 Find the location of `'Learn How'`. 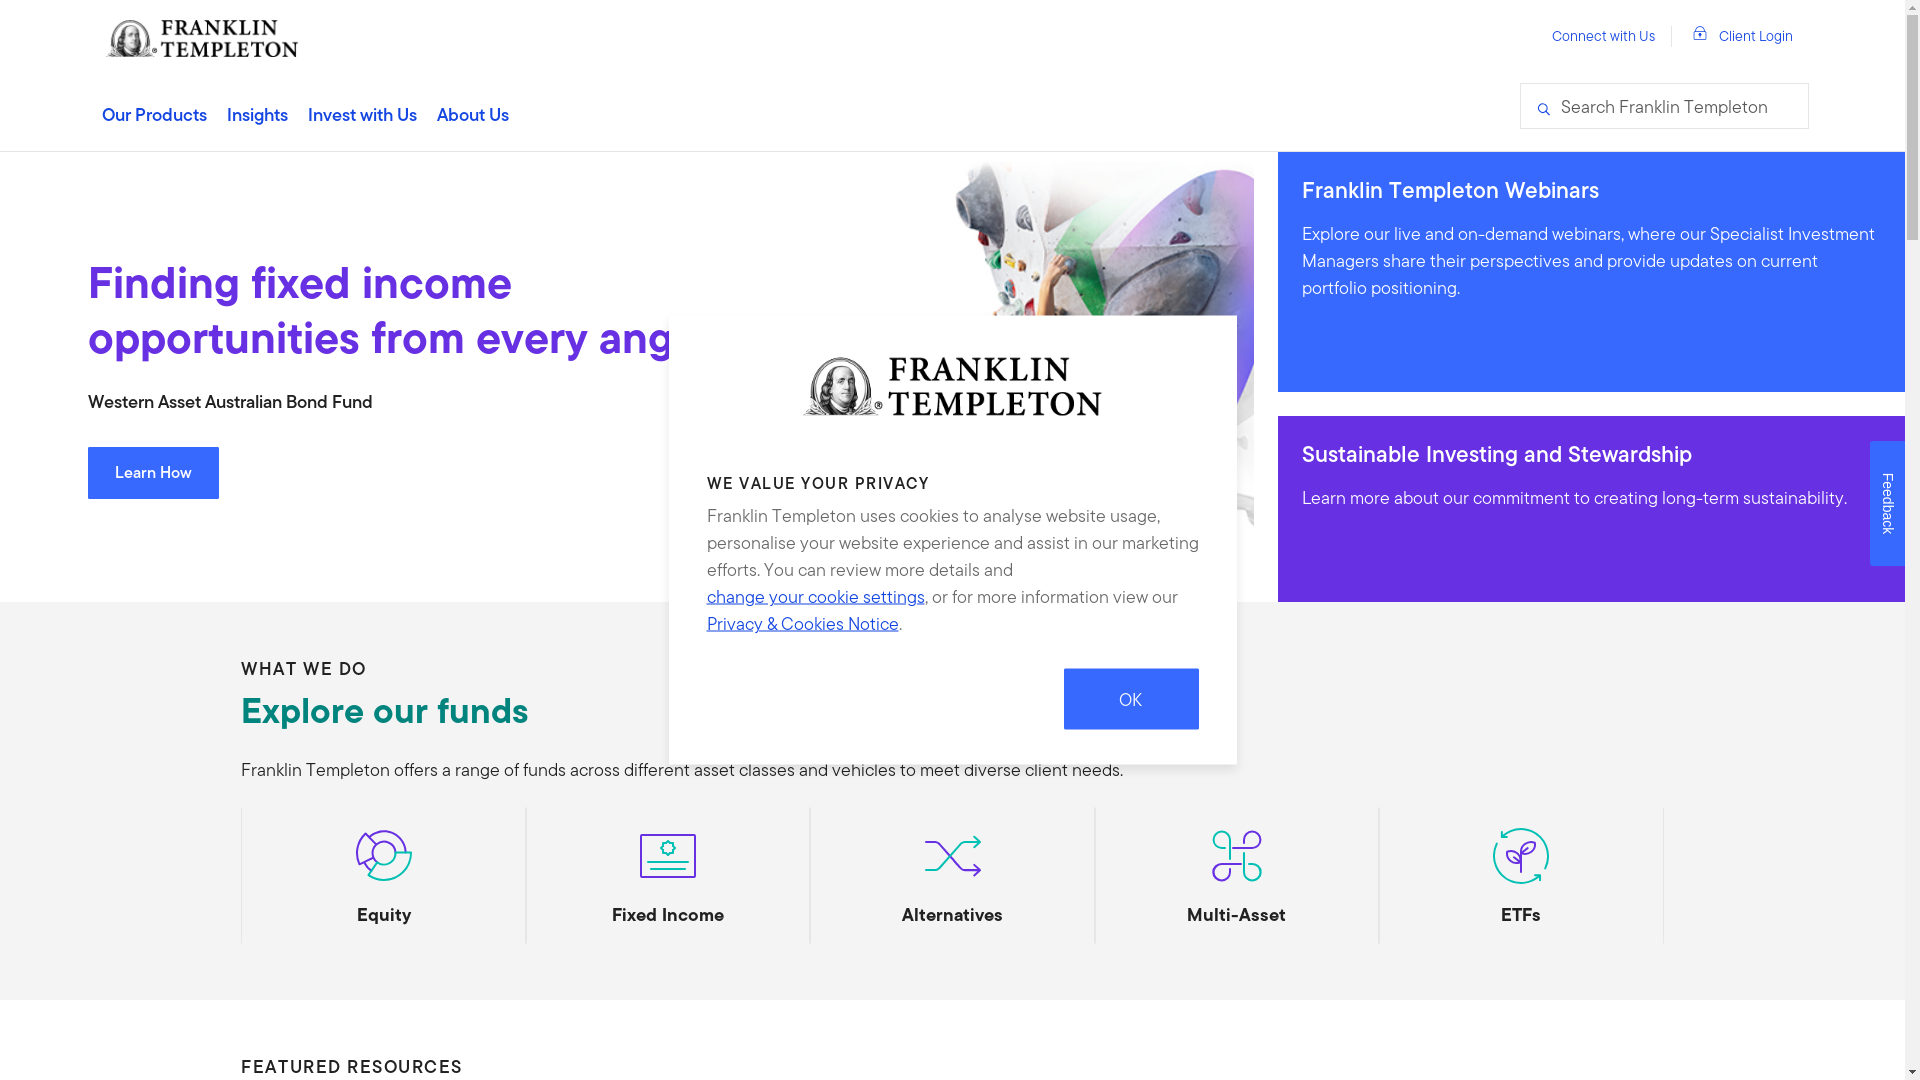

'Learn How' is located at coordinates (152, 473).